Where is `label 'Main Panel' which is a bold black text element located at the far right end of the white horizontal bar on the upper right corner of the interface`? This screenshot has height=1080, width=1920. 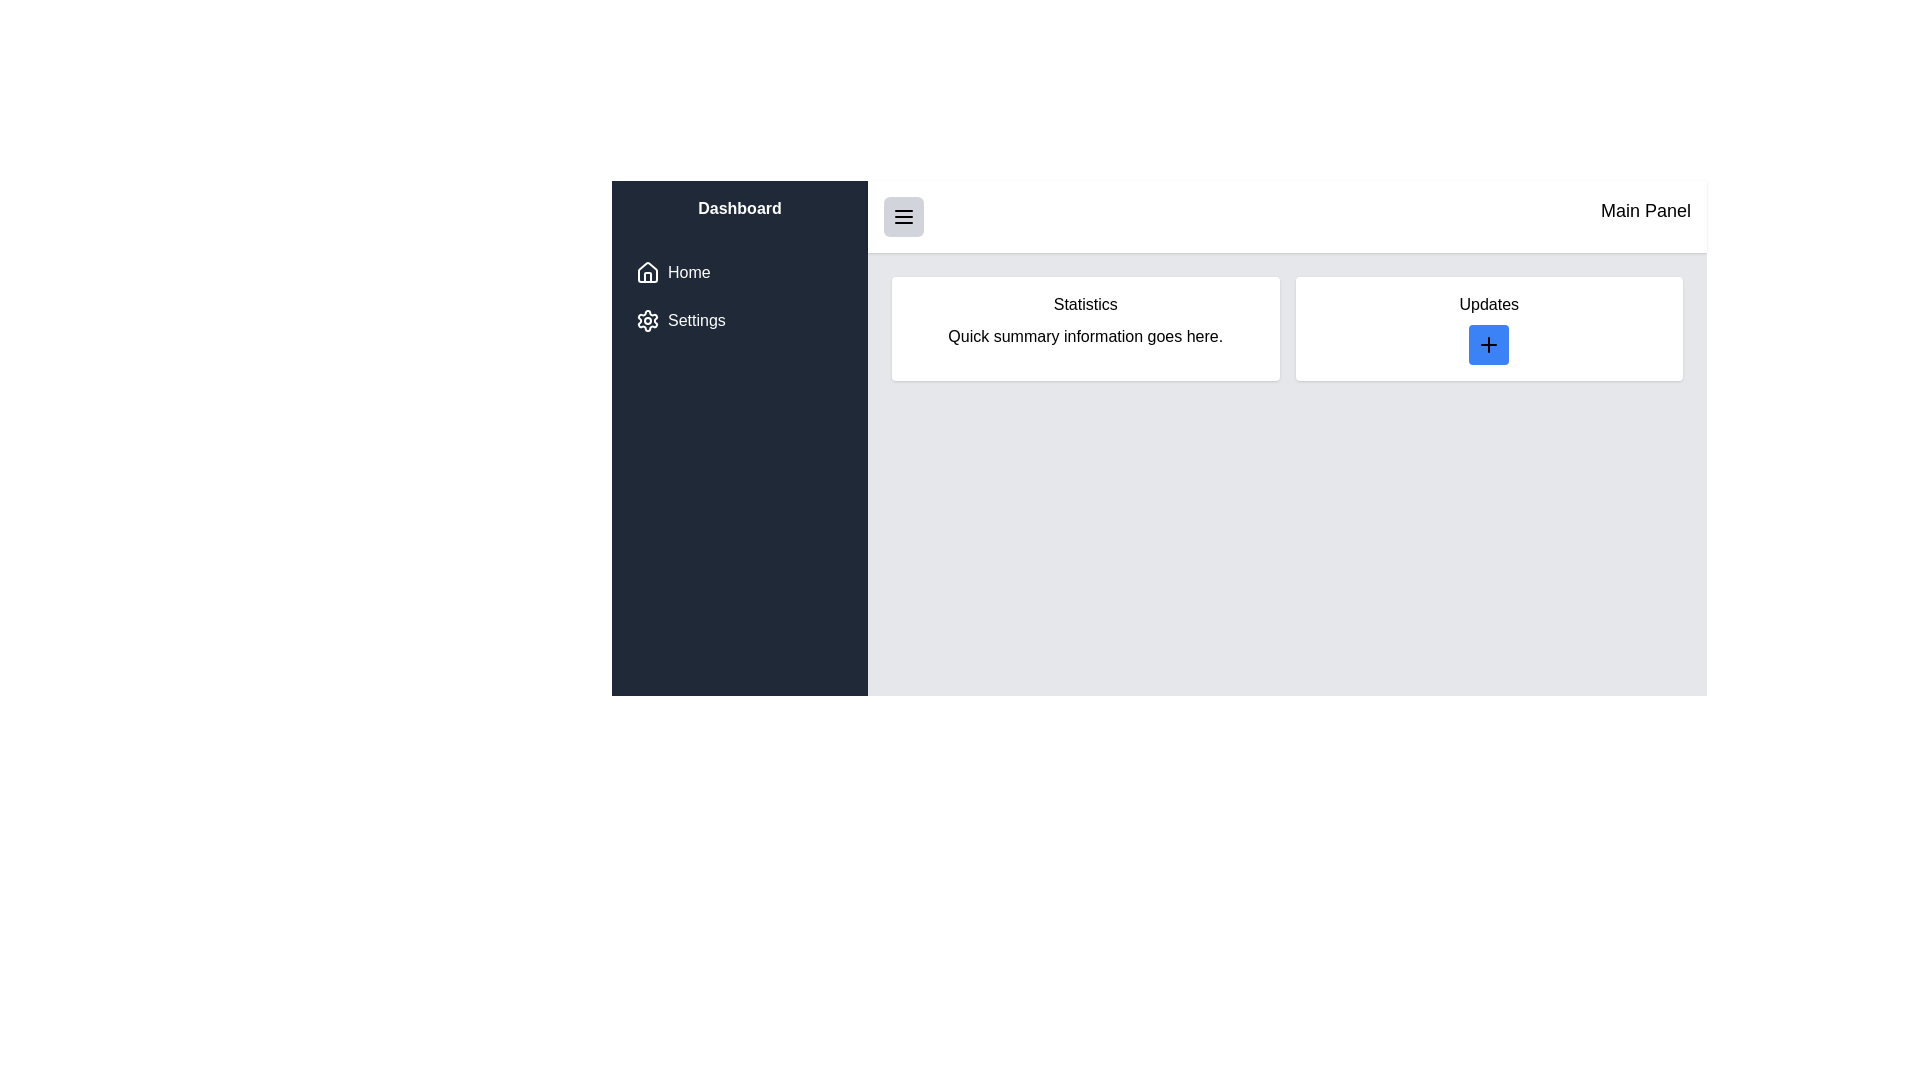 label 'Main Panel' which is a bold black text element located at the far right end of the white horizontal bar on the upper right corner of the interface is located at coordinates (1646, 216).